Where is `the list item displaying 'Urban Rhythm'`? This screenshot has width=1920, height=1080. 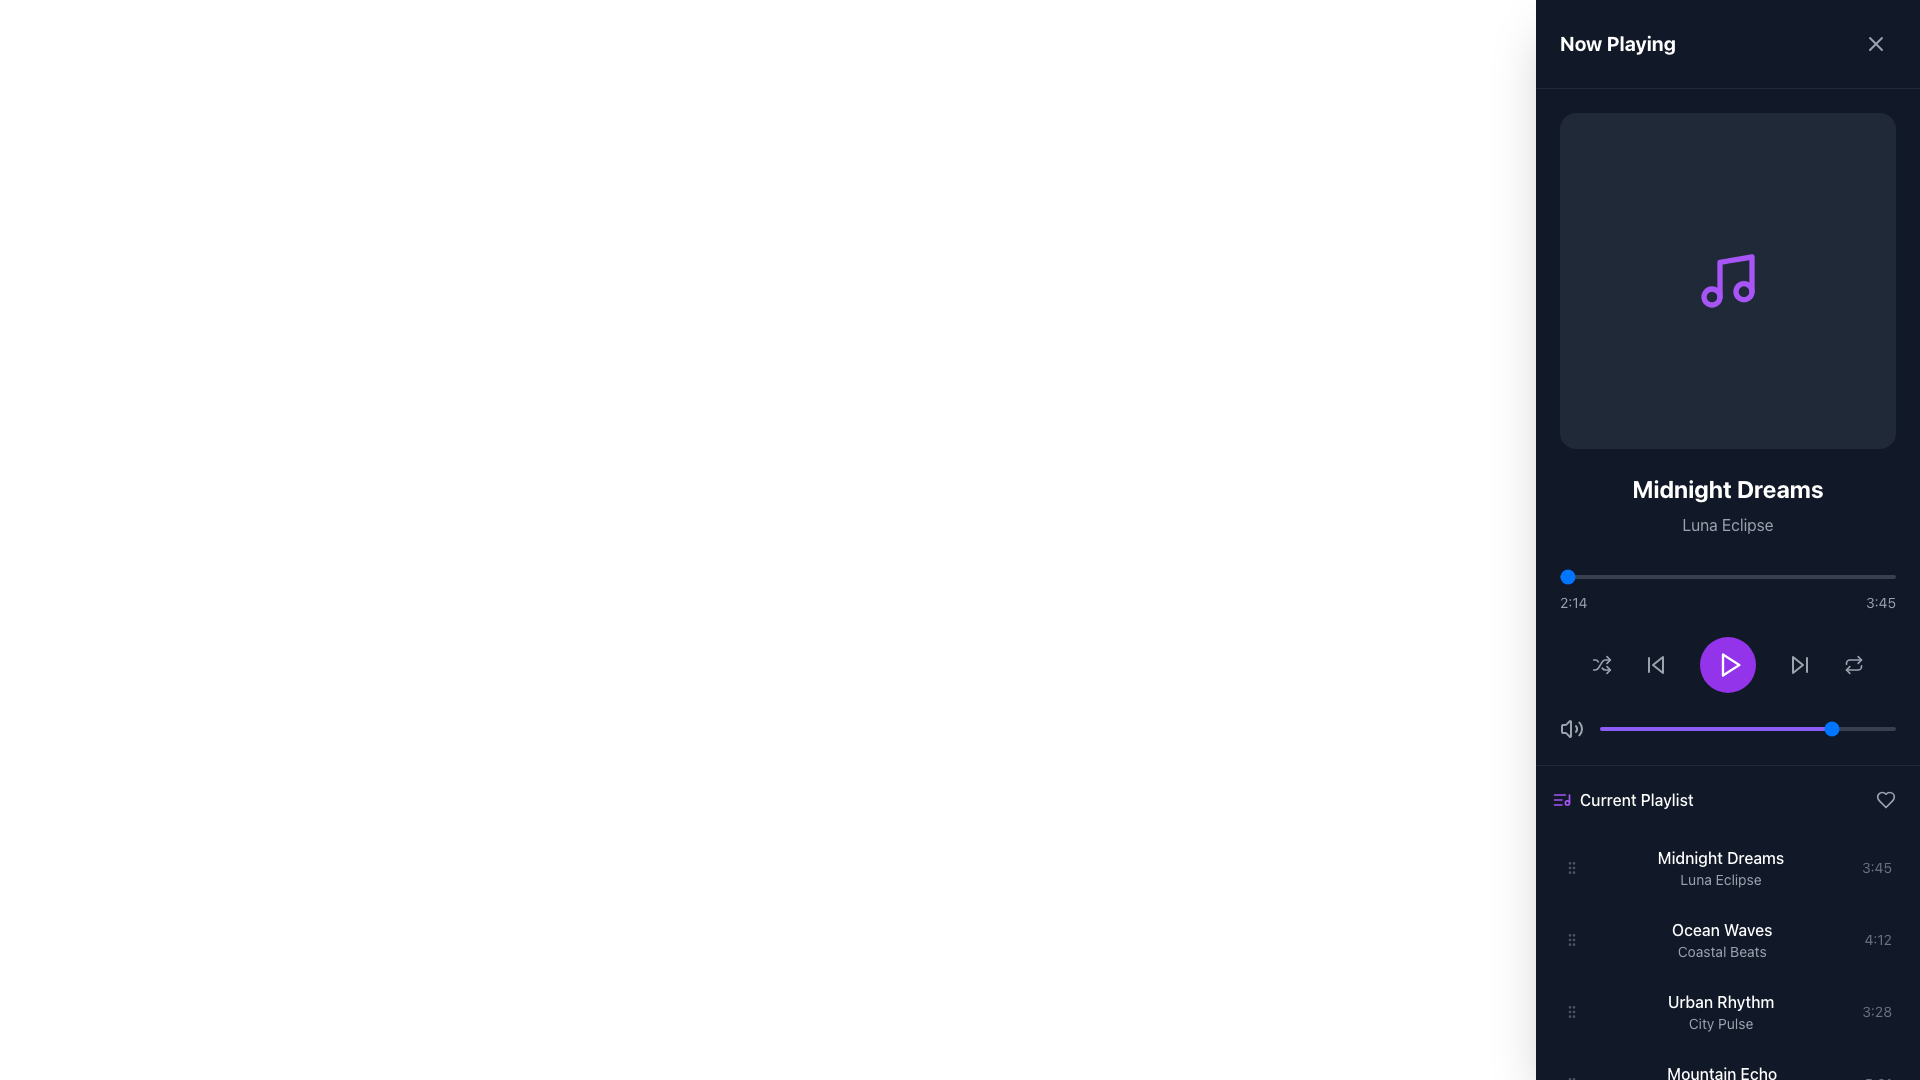
the list item displaying 'Urban Rhythm' is located at coordinates (1727, 1011).